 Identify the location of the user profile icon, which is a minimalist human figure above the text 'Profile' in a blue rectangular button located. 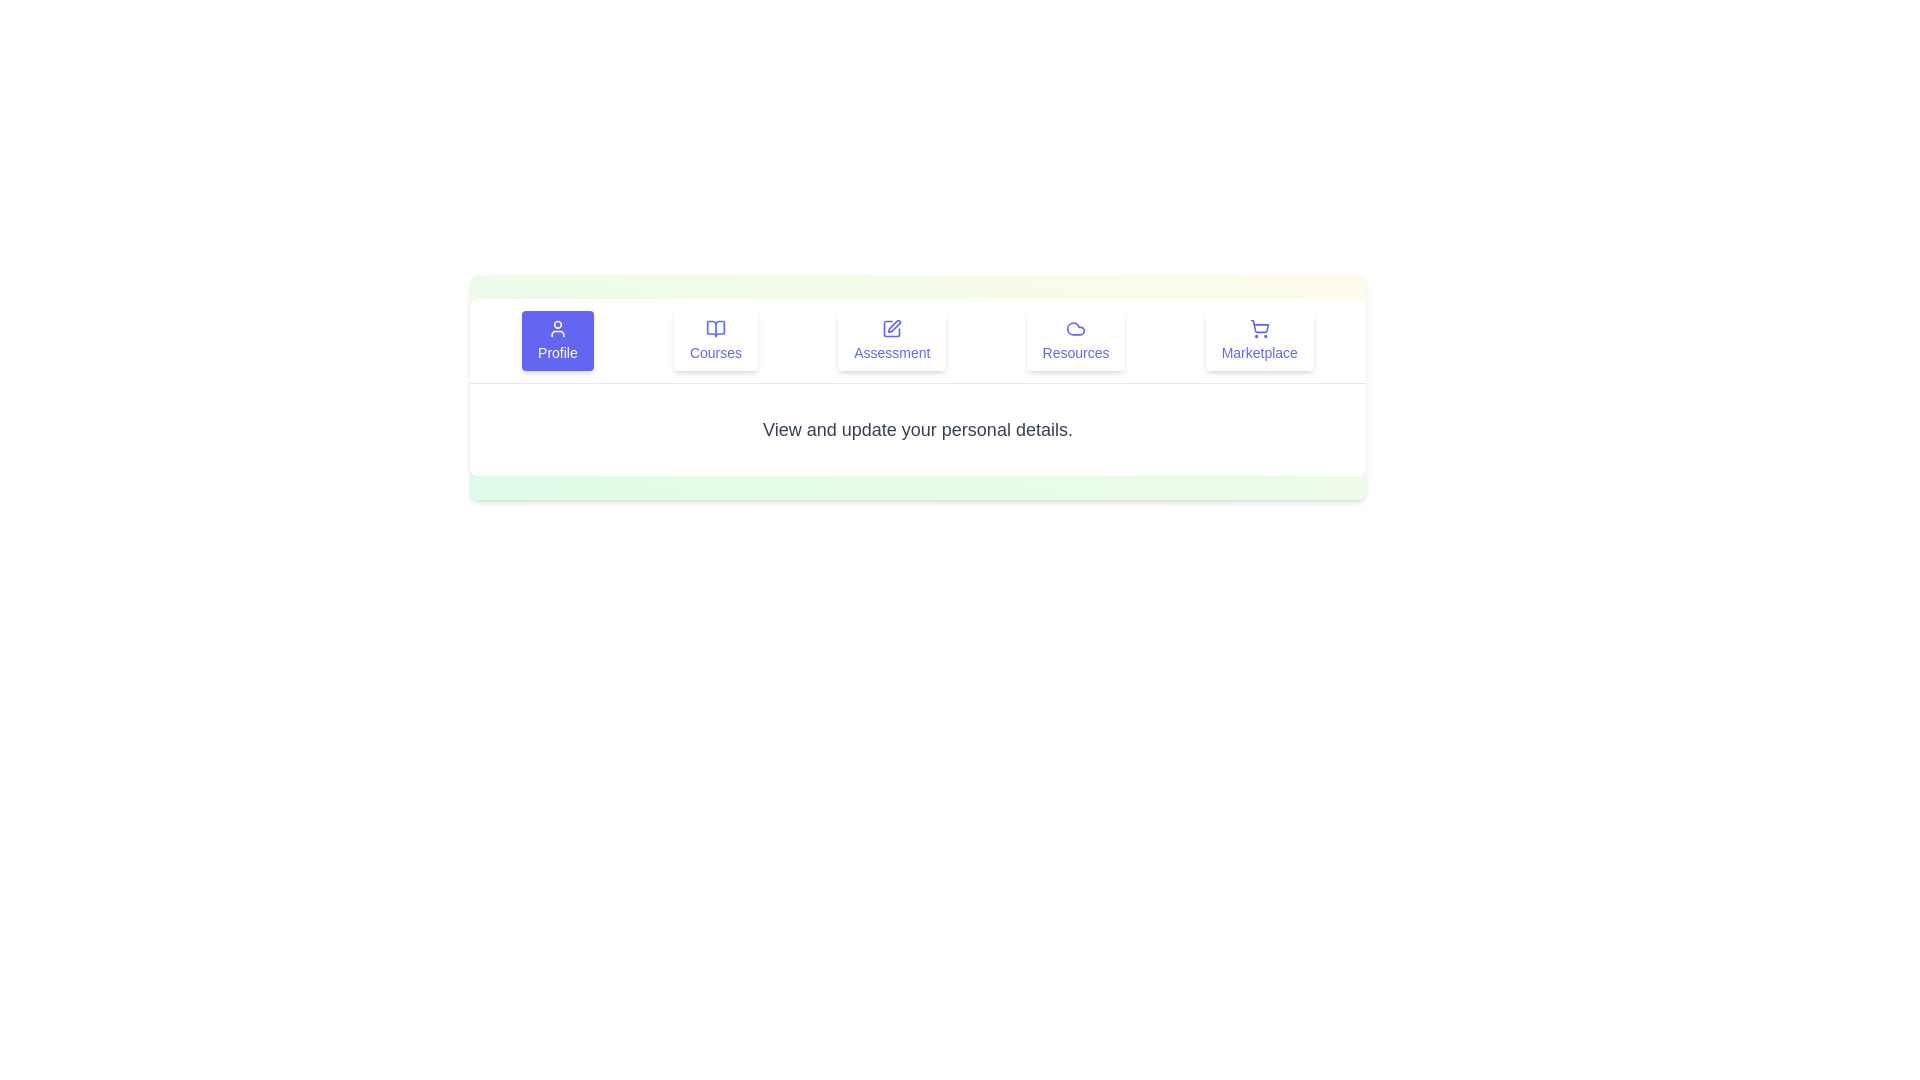
(557, 327).